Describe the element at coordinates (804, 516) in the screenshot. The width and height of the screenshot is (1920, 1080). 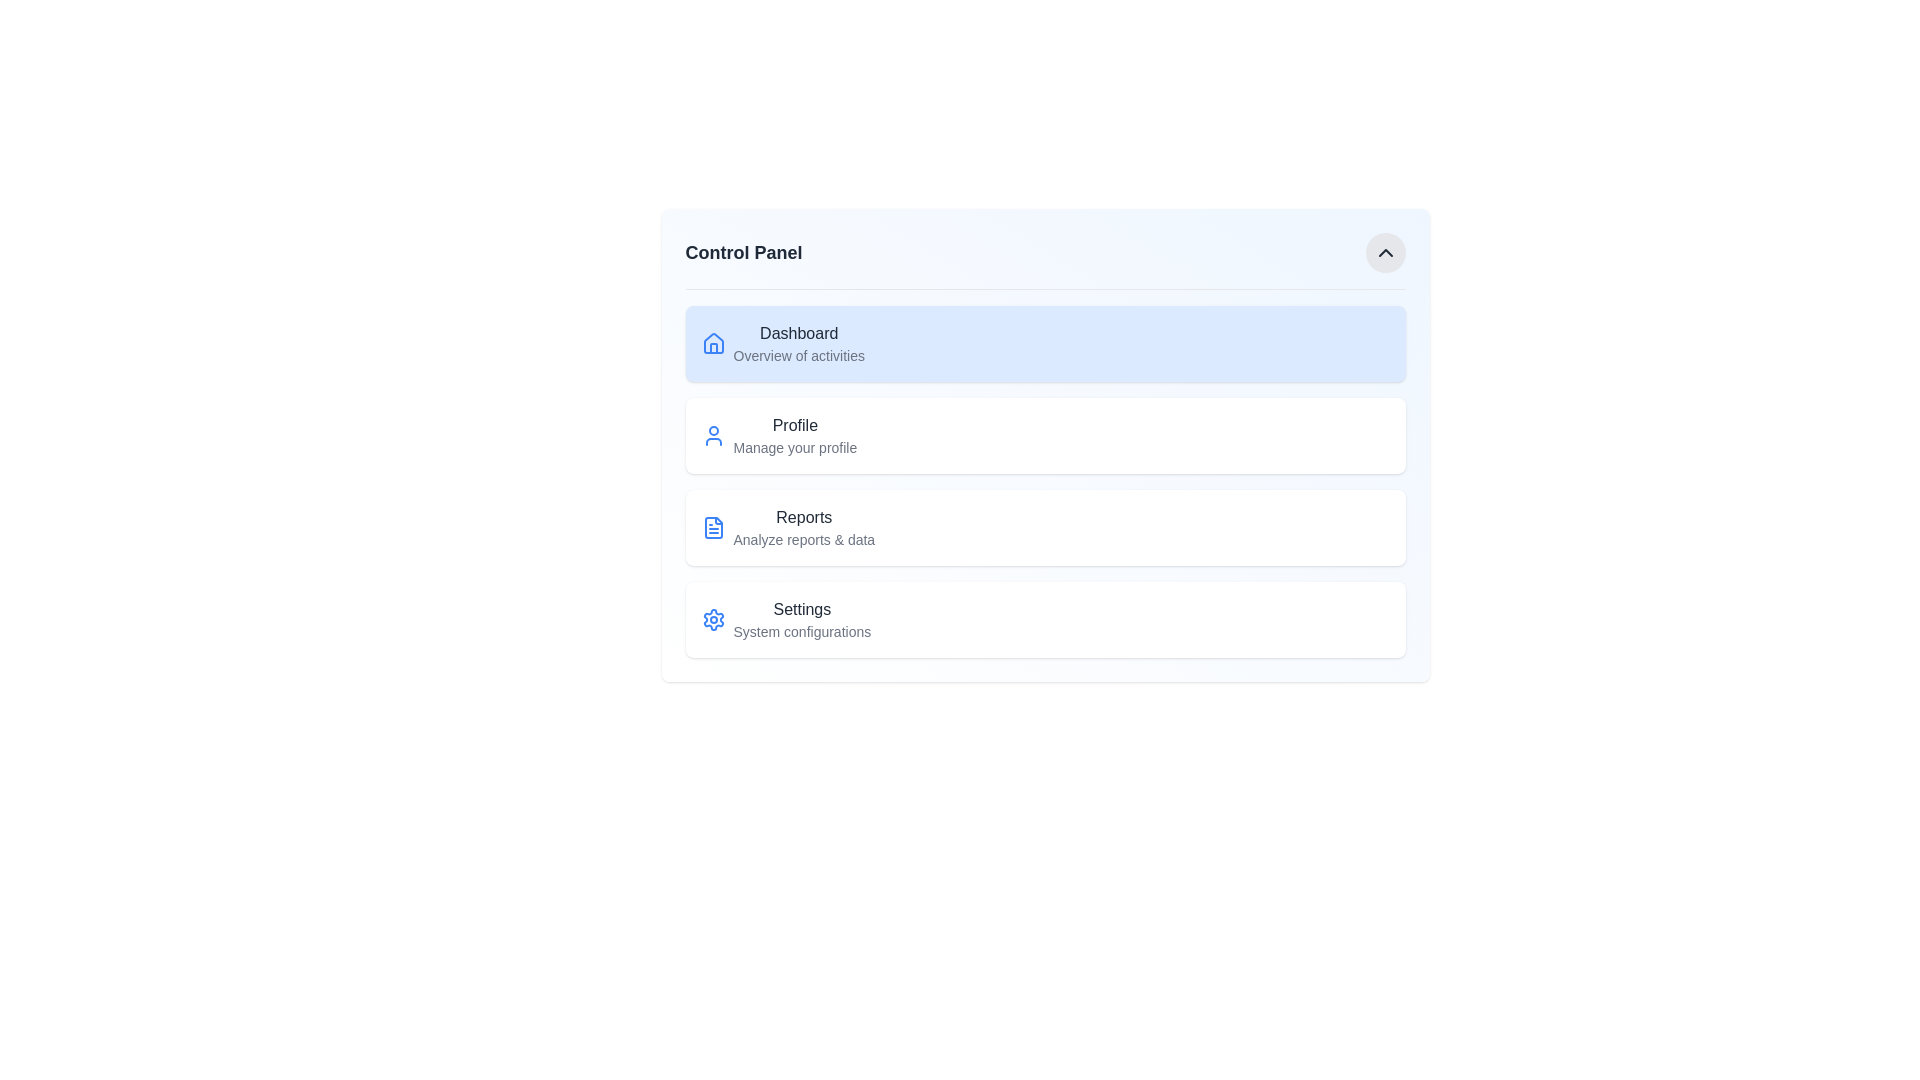
I see `the Text Label that serves as the title for the report analysis feature, located in the middle-right section of the interface, above the descriptive text 'Analyze reports & data'` at that location.